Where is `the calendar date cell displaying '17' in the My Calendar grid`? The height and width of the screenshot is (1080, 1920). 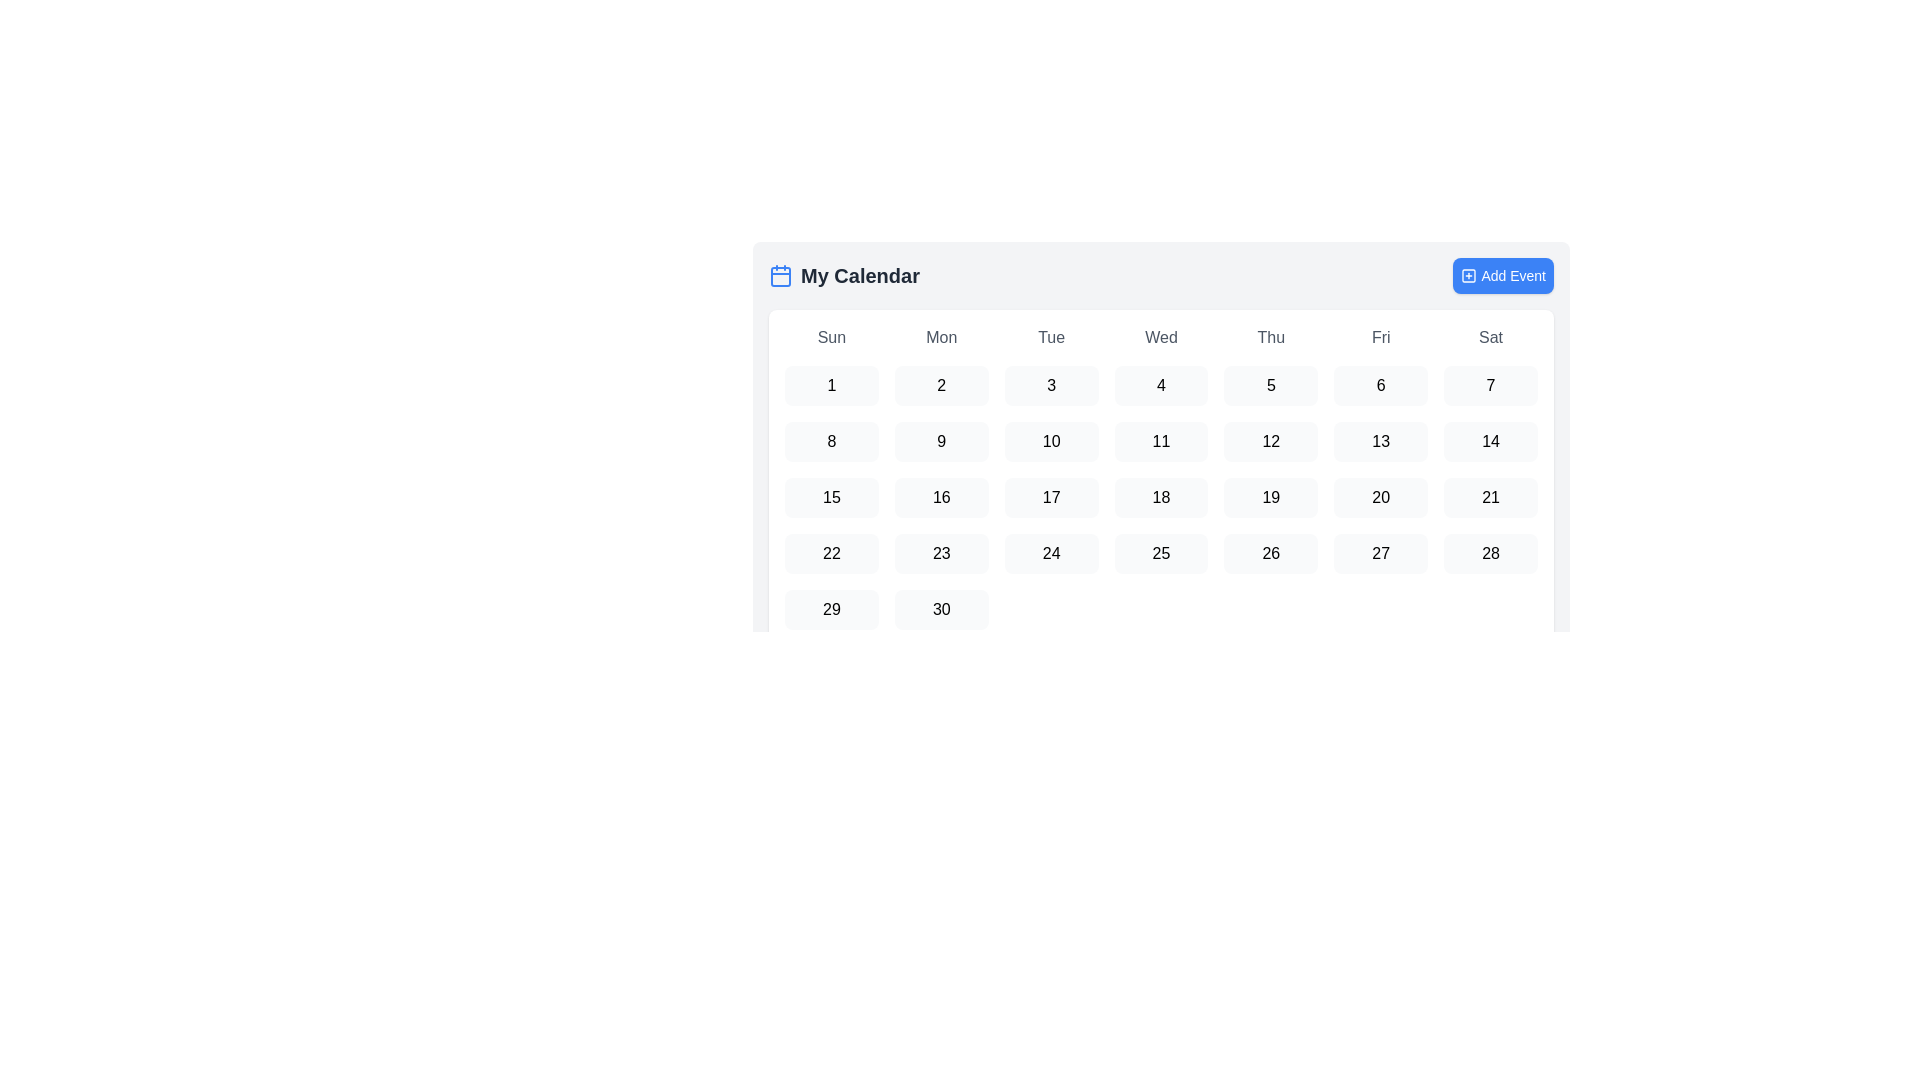 the calendar date cell displaying '17' in the My Calendar grid is located at coordinates (1050, 496).